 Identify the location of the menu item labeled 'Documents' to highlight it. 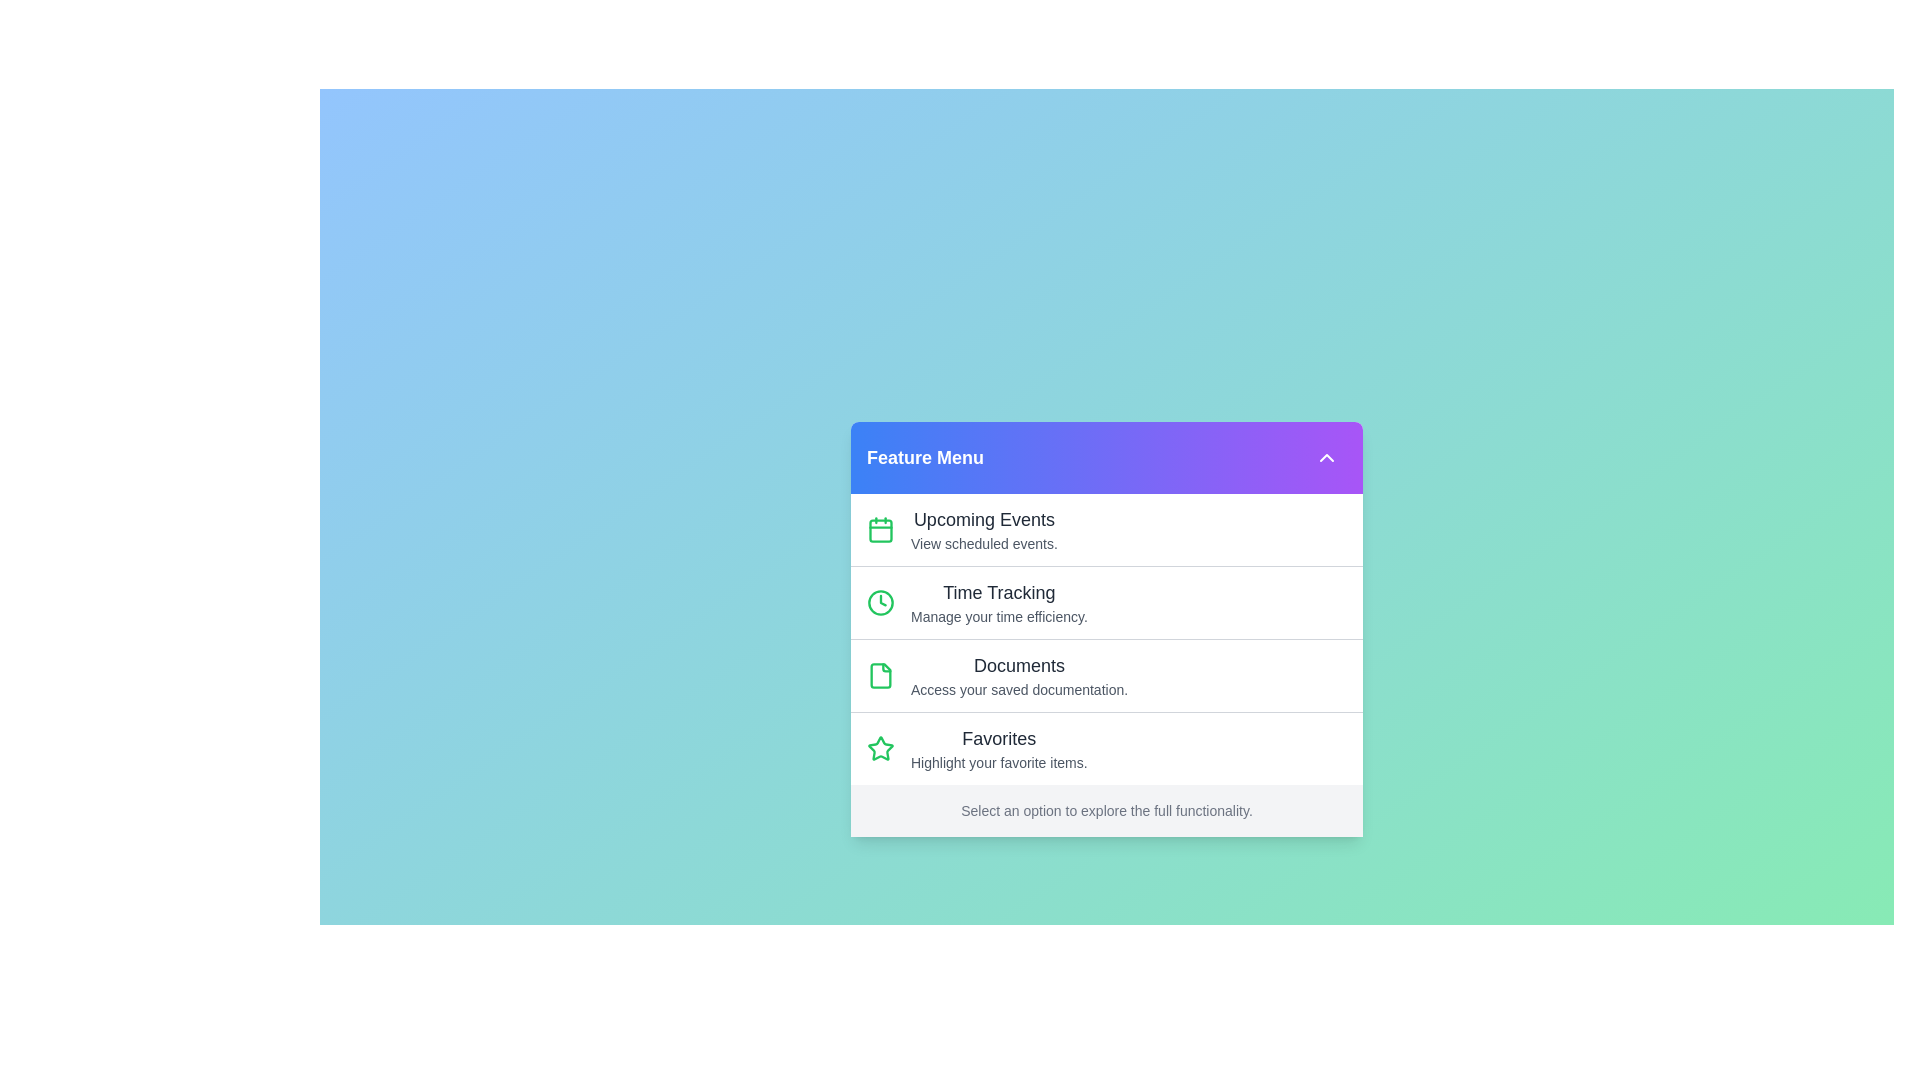
(1106, 675).